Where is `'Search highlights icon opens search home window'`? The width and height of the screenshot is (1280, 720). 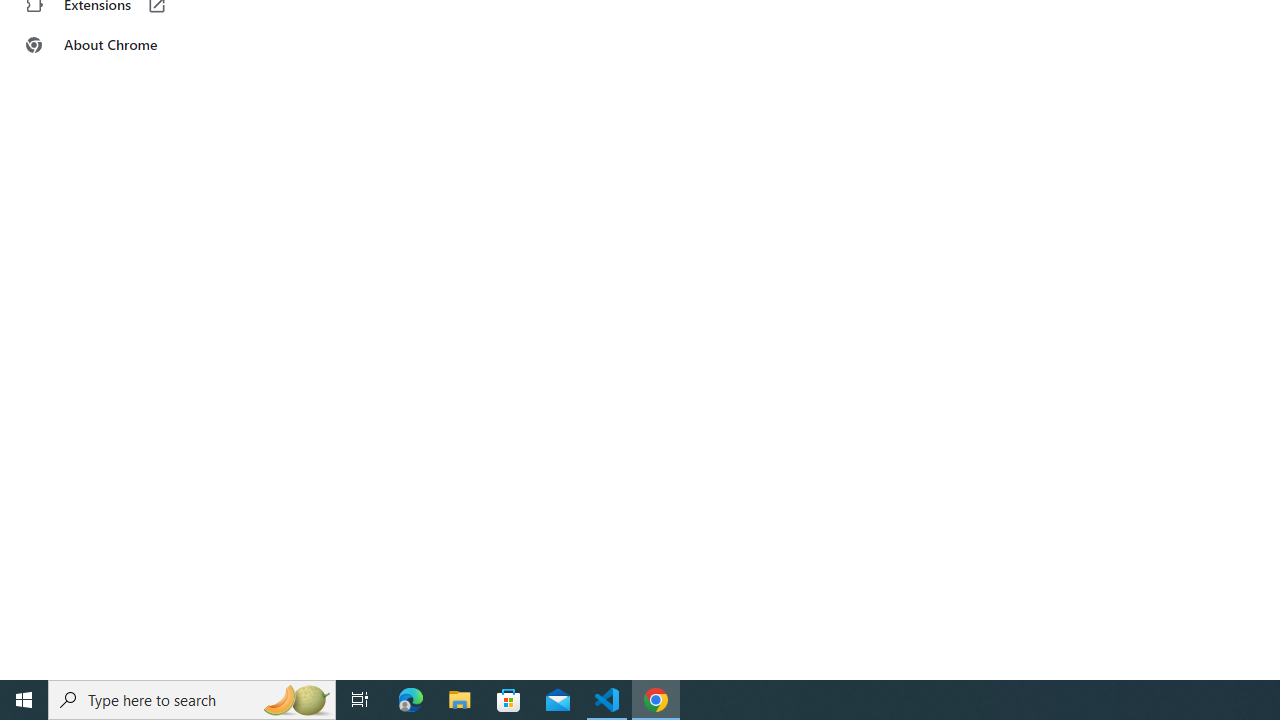 'Search highlights icon opens search home window' is located at coordinates (294, 698).